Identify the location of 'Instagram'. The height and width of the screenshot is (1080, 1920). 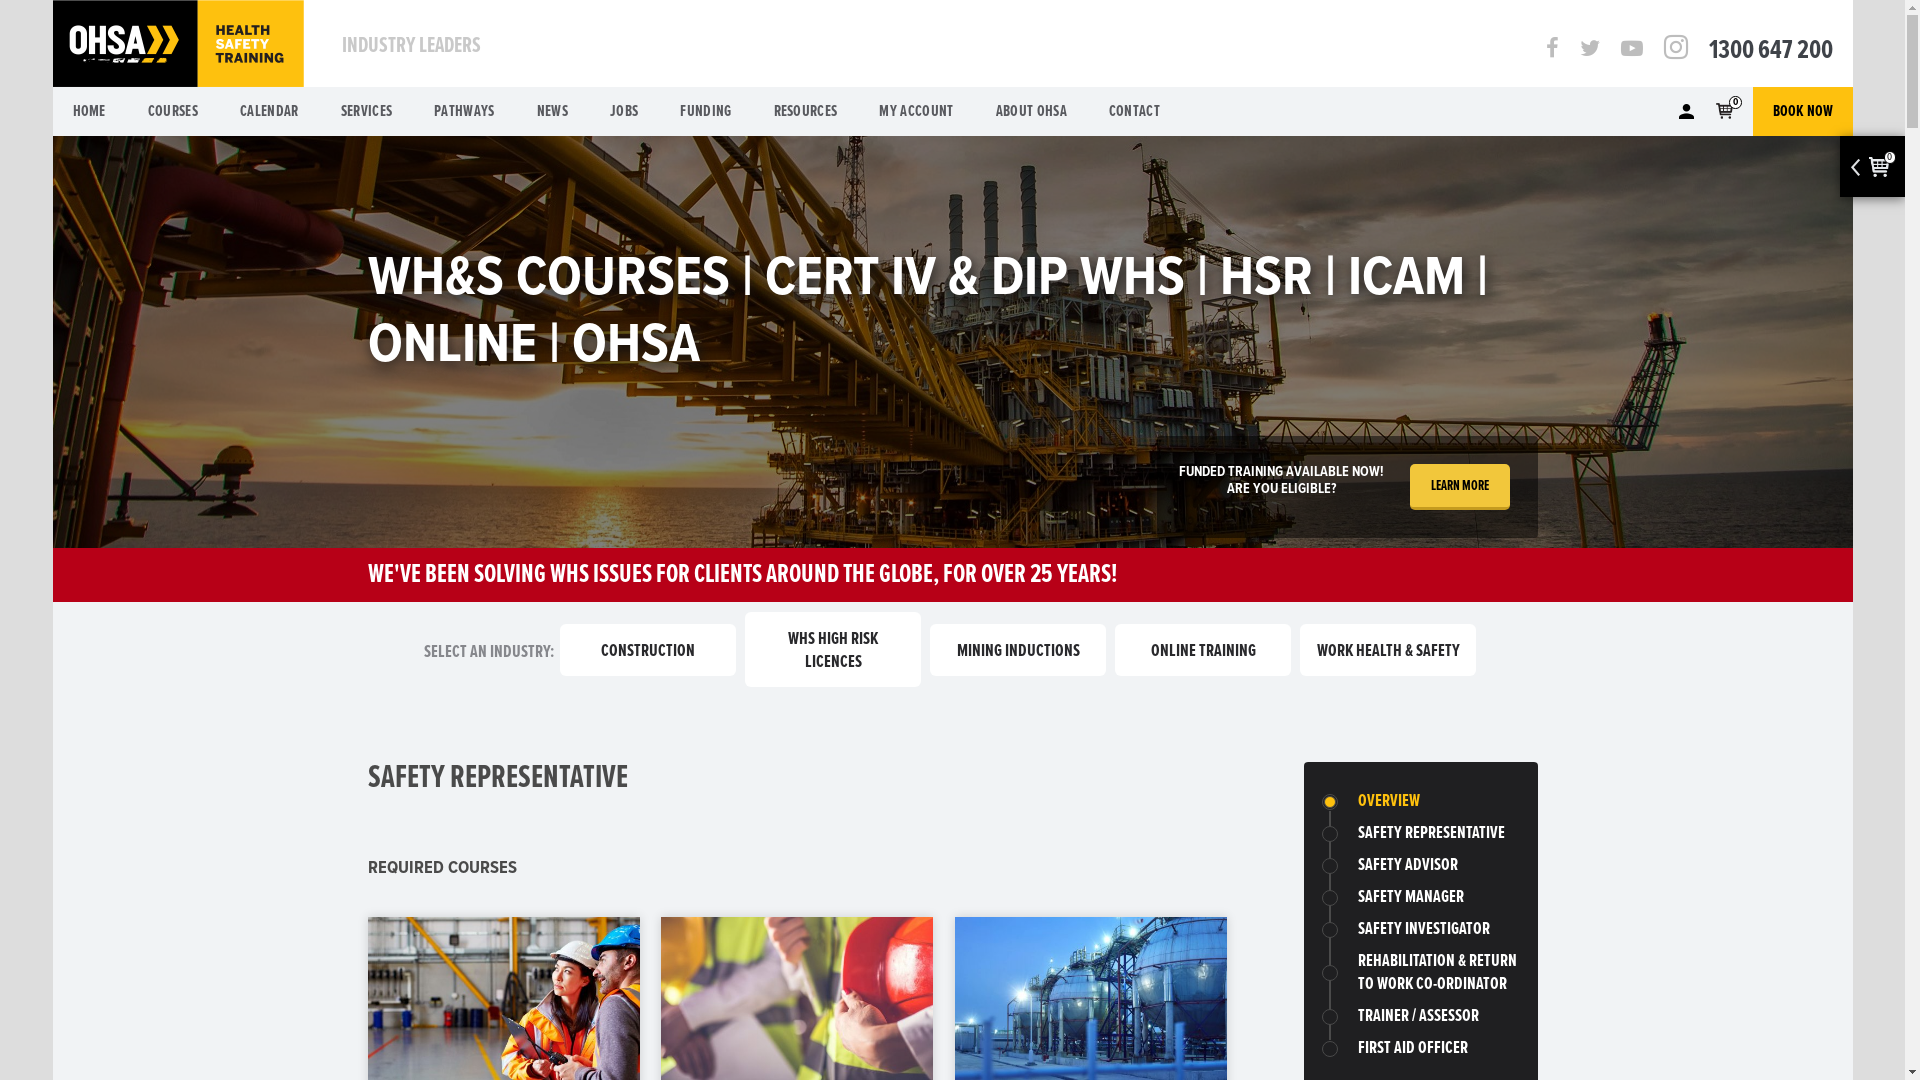
(1664, 49).